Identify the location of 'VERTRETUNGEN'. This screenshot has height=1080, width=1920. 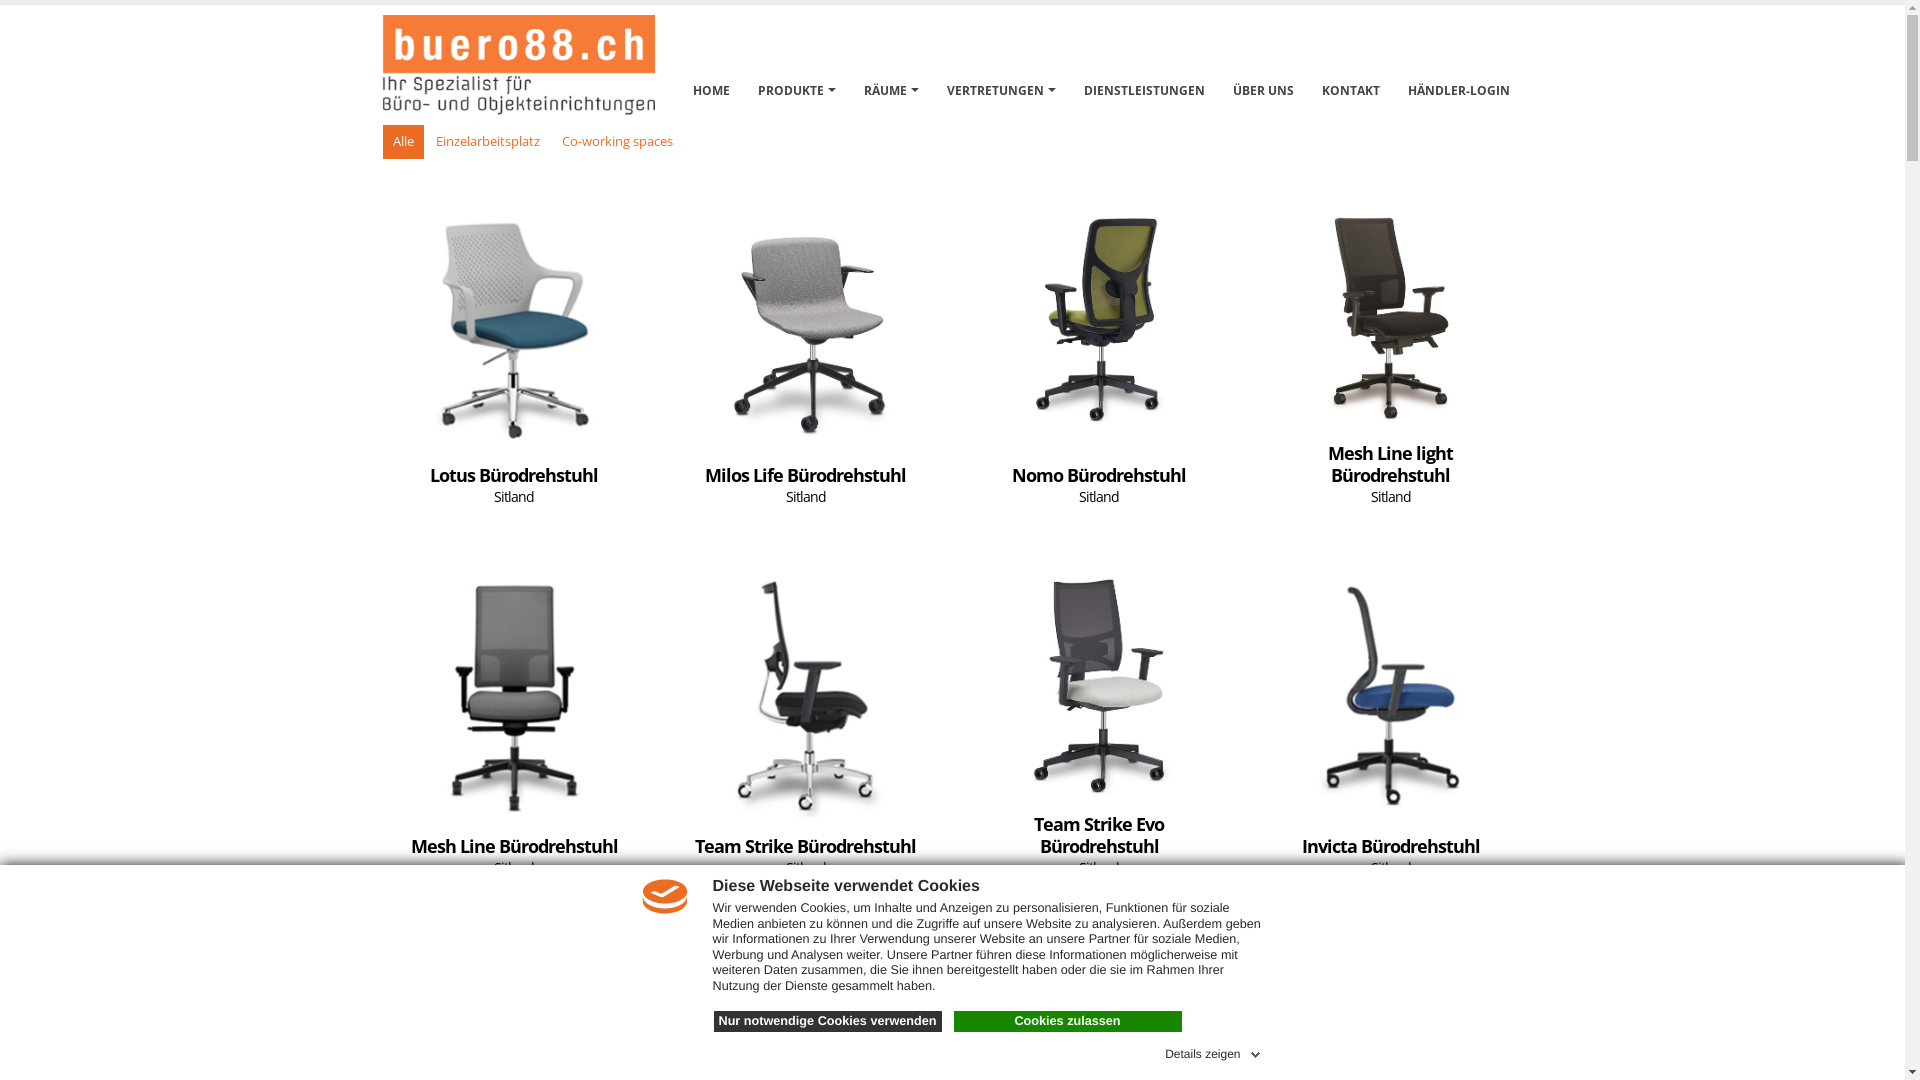
(1001, 69).